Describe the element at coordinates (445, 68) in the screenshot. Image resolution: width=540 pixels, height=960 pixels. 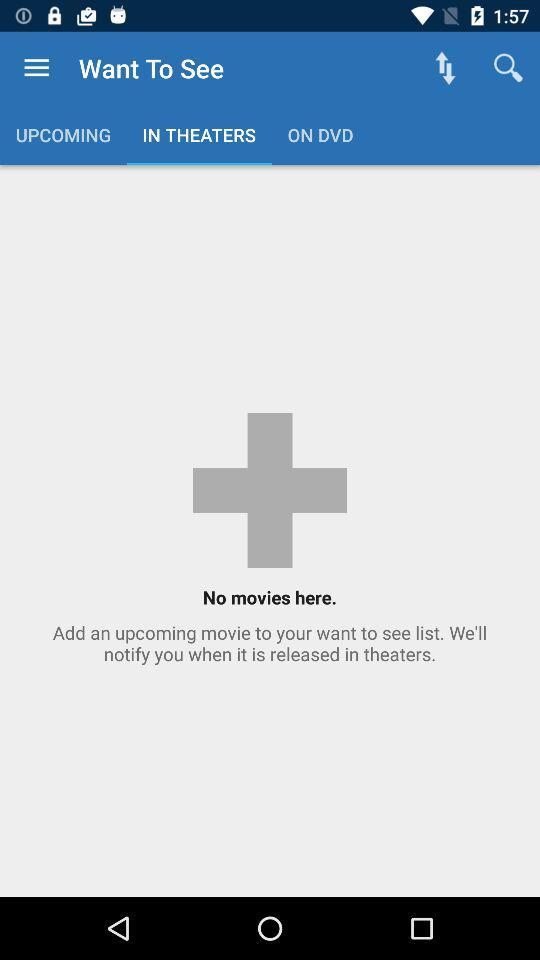
I see `the icon above the add an upcoming icon` at that location.